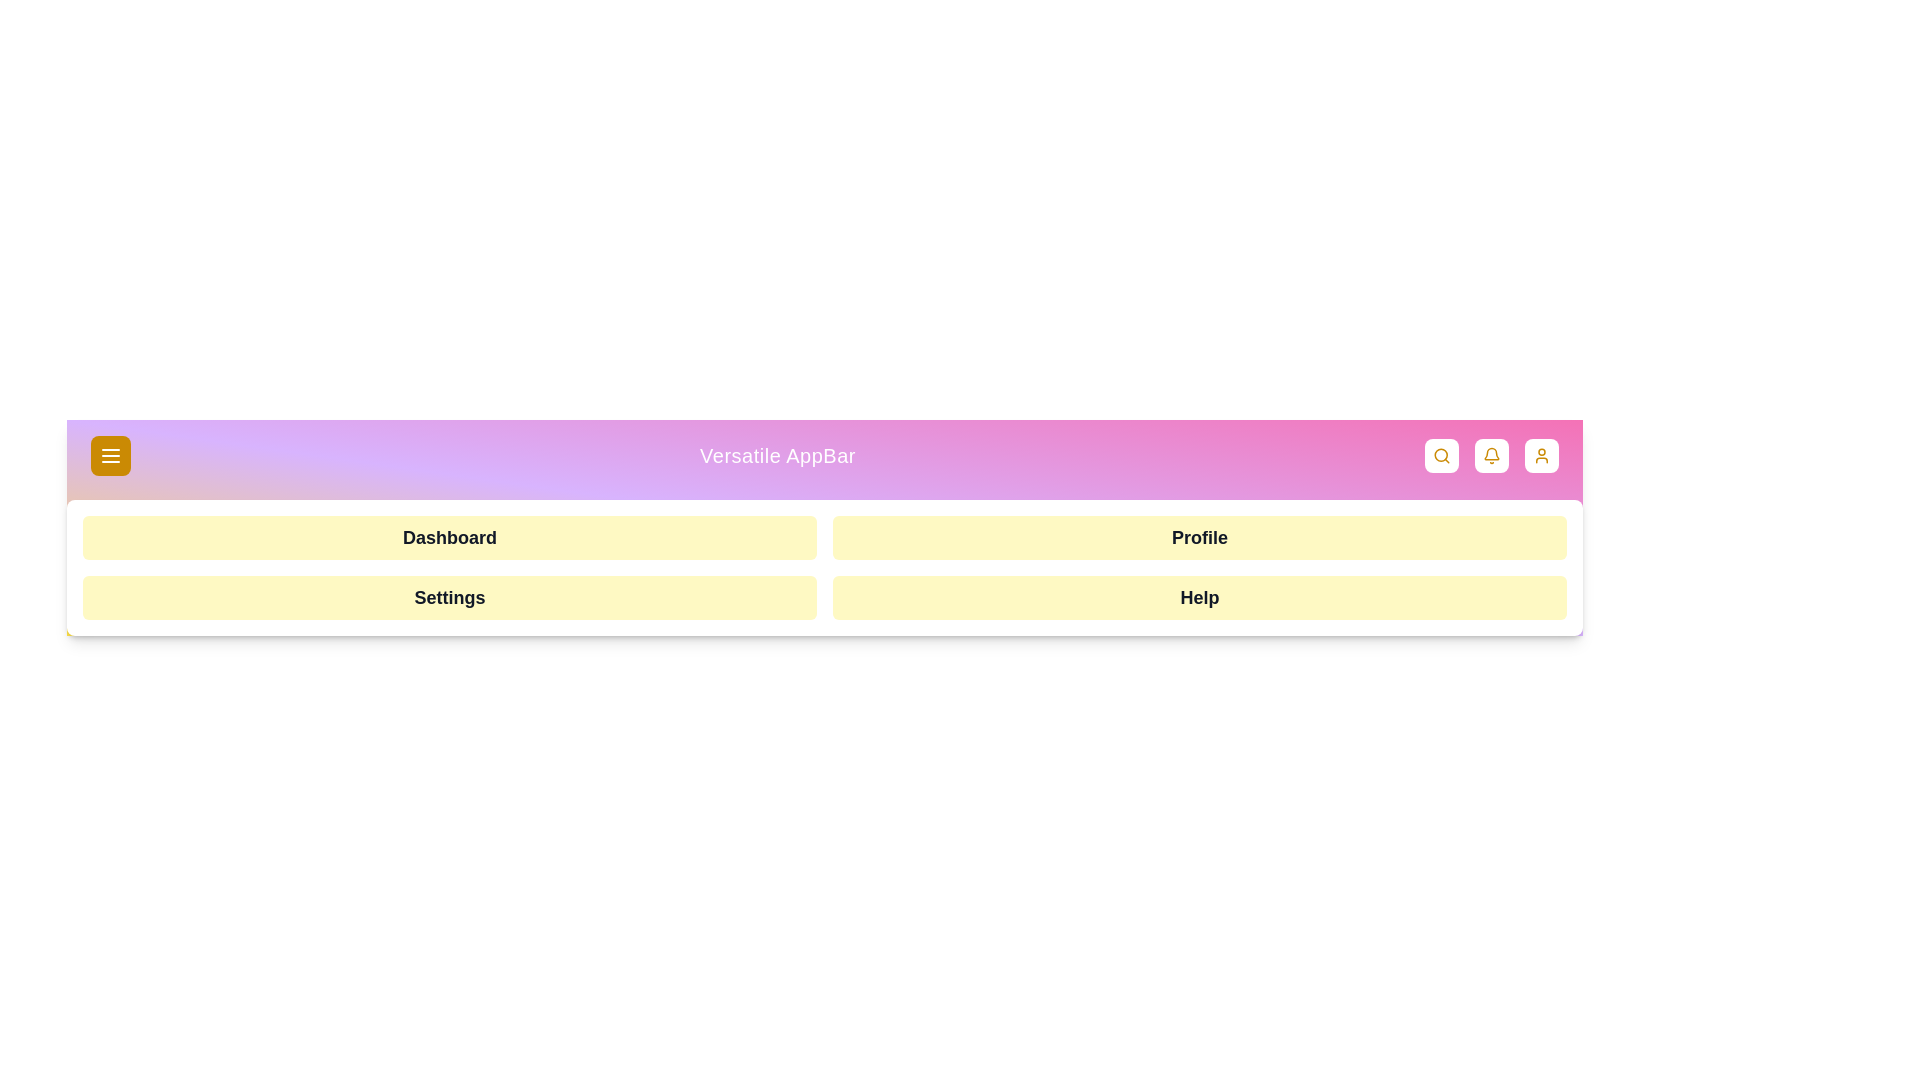 Image resolution: width=1920 pixels, height=1080 pixels. I want to click on the menu toggle button to toggle the menu open/close state, so click(109, 455).